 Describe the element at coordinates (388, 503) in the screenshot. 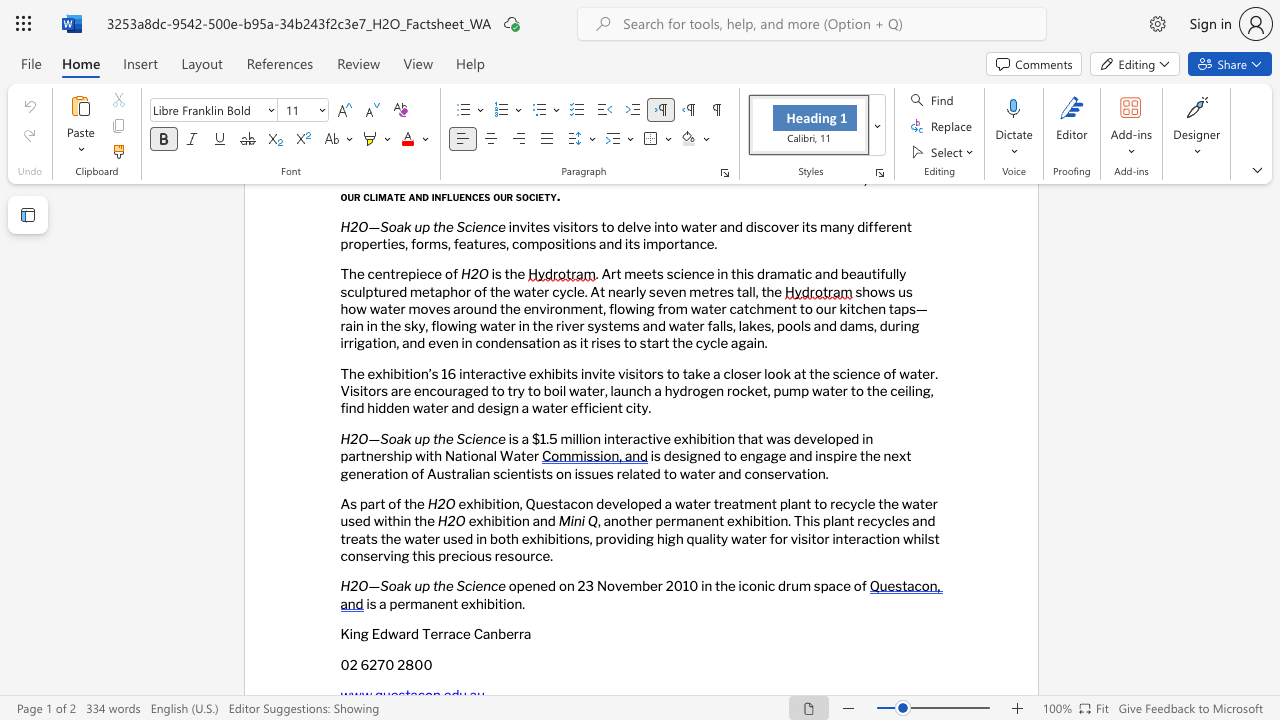

I see `the subset text "of" within the text "As part of the"` at that location.